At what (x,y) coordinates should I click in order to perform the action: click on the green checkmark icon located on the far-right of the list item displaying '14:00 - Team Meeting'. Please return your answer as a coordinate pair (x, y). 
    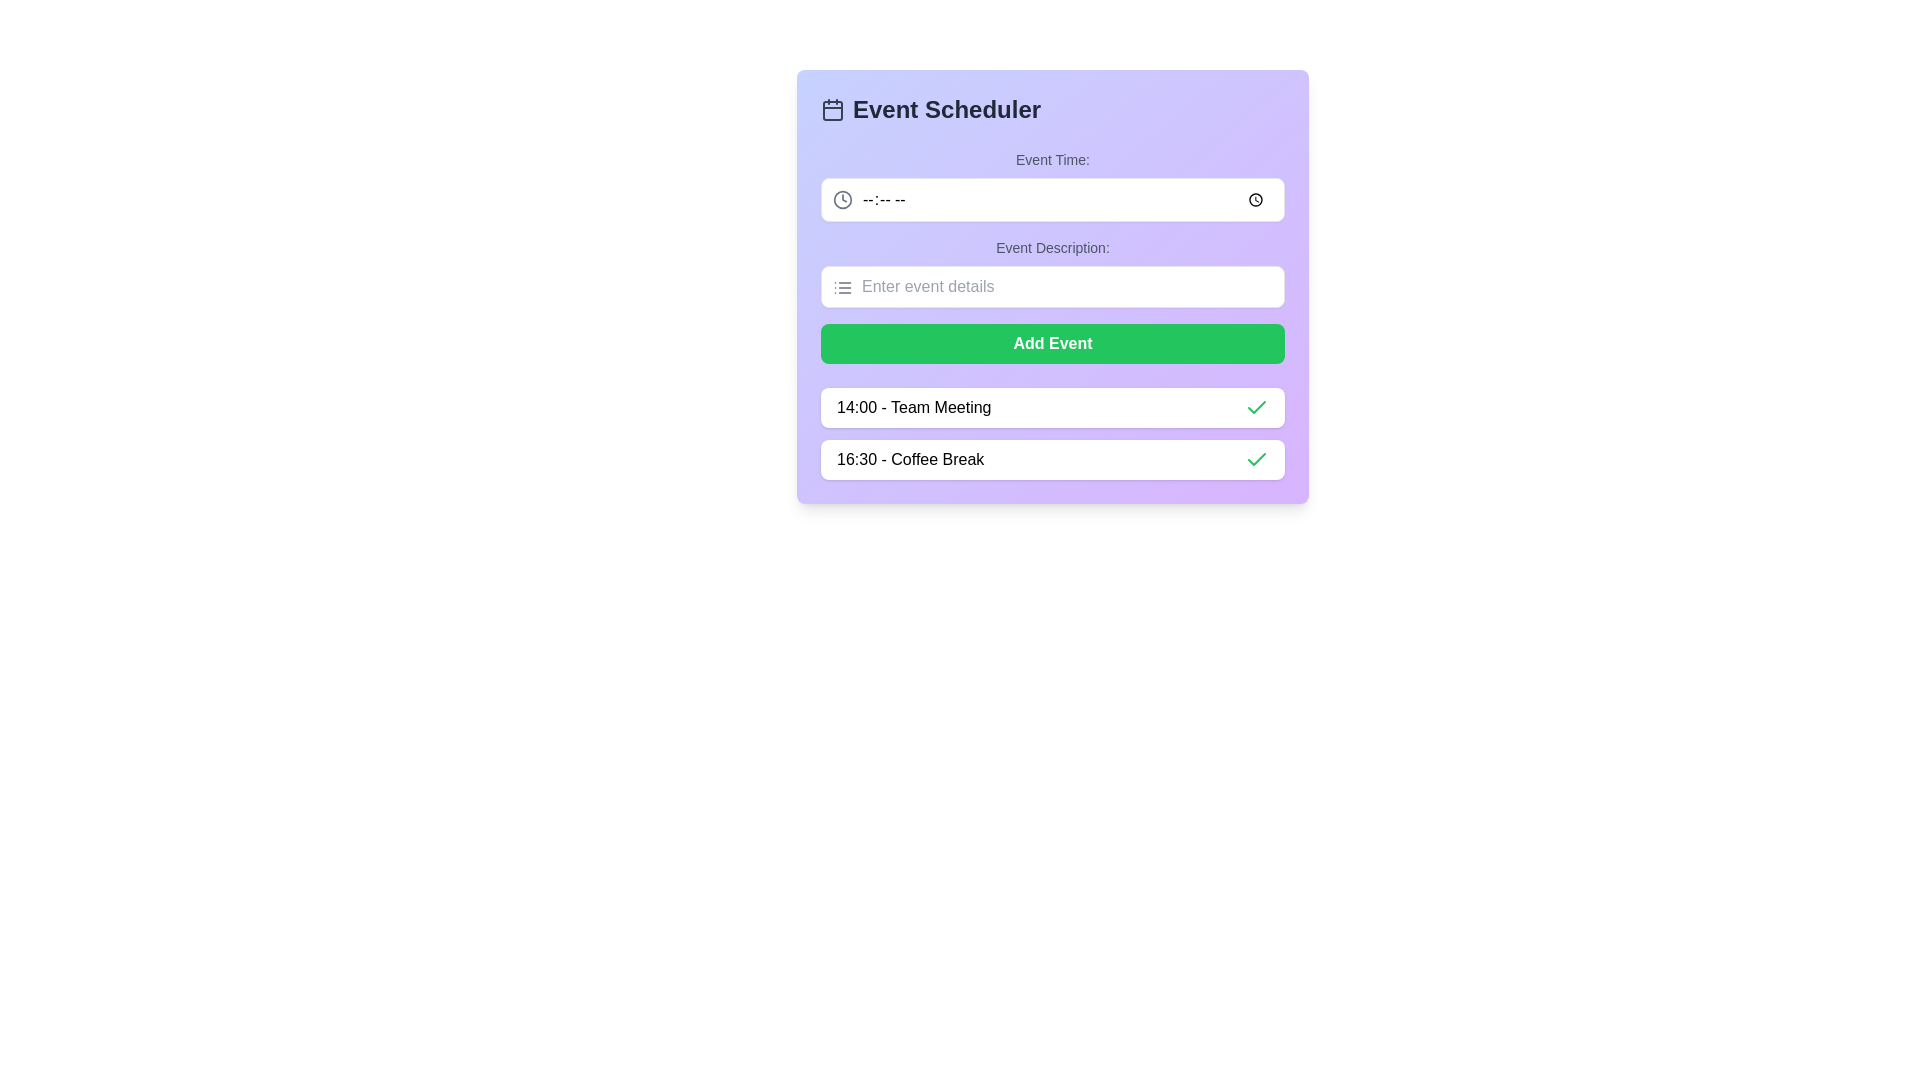
    Looking at the image, I should click on (1256, 407).